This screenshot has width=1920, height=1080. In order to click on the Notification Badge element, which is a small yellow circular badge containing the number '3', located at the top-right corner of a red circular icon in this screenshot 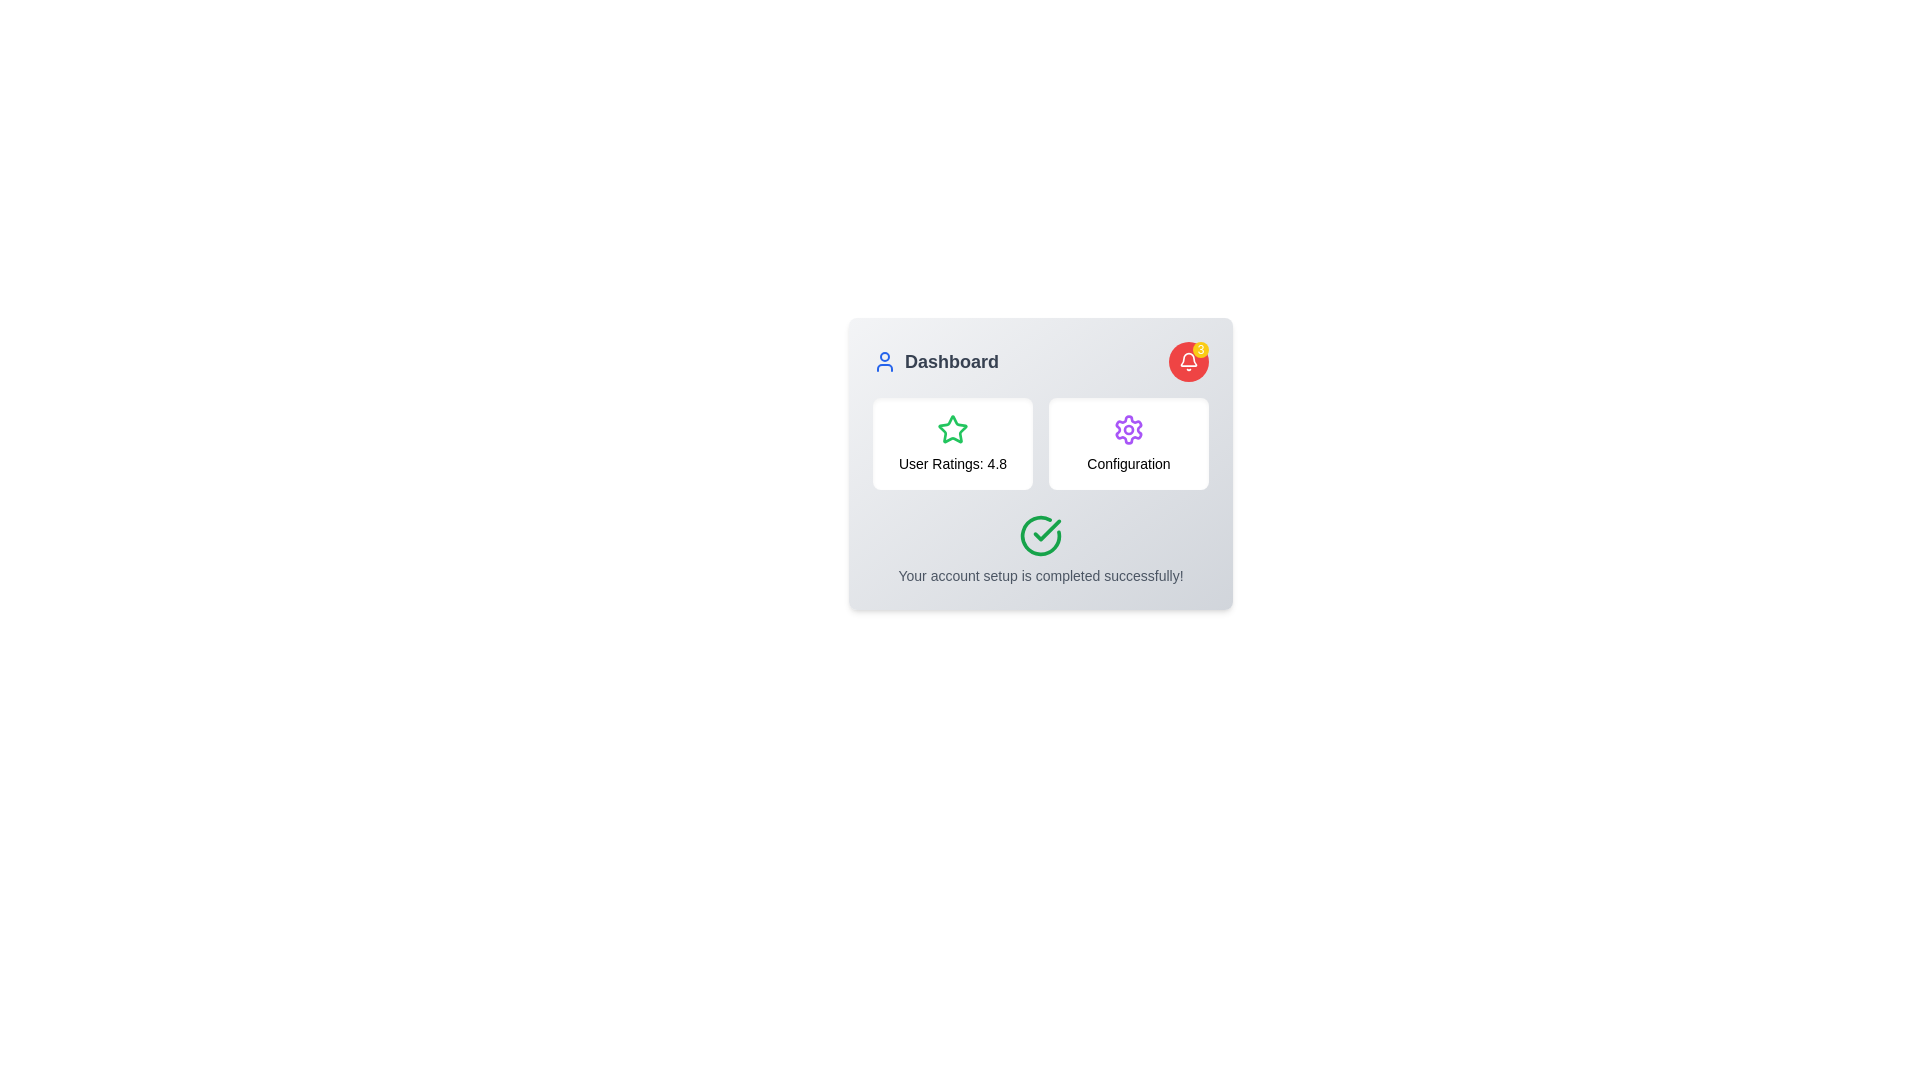, I will do `click(1200, 349)`.